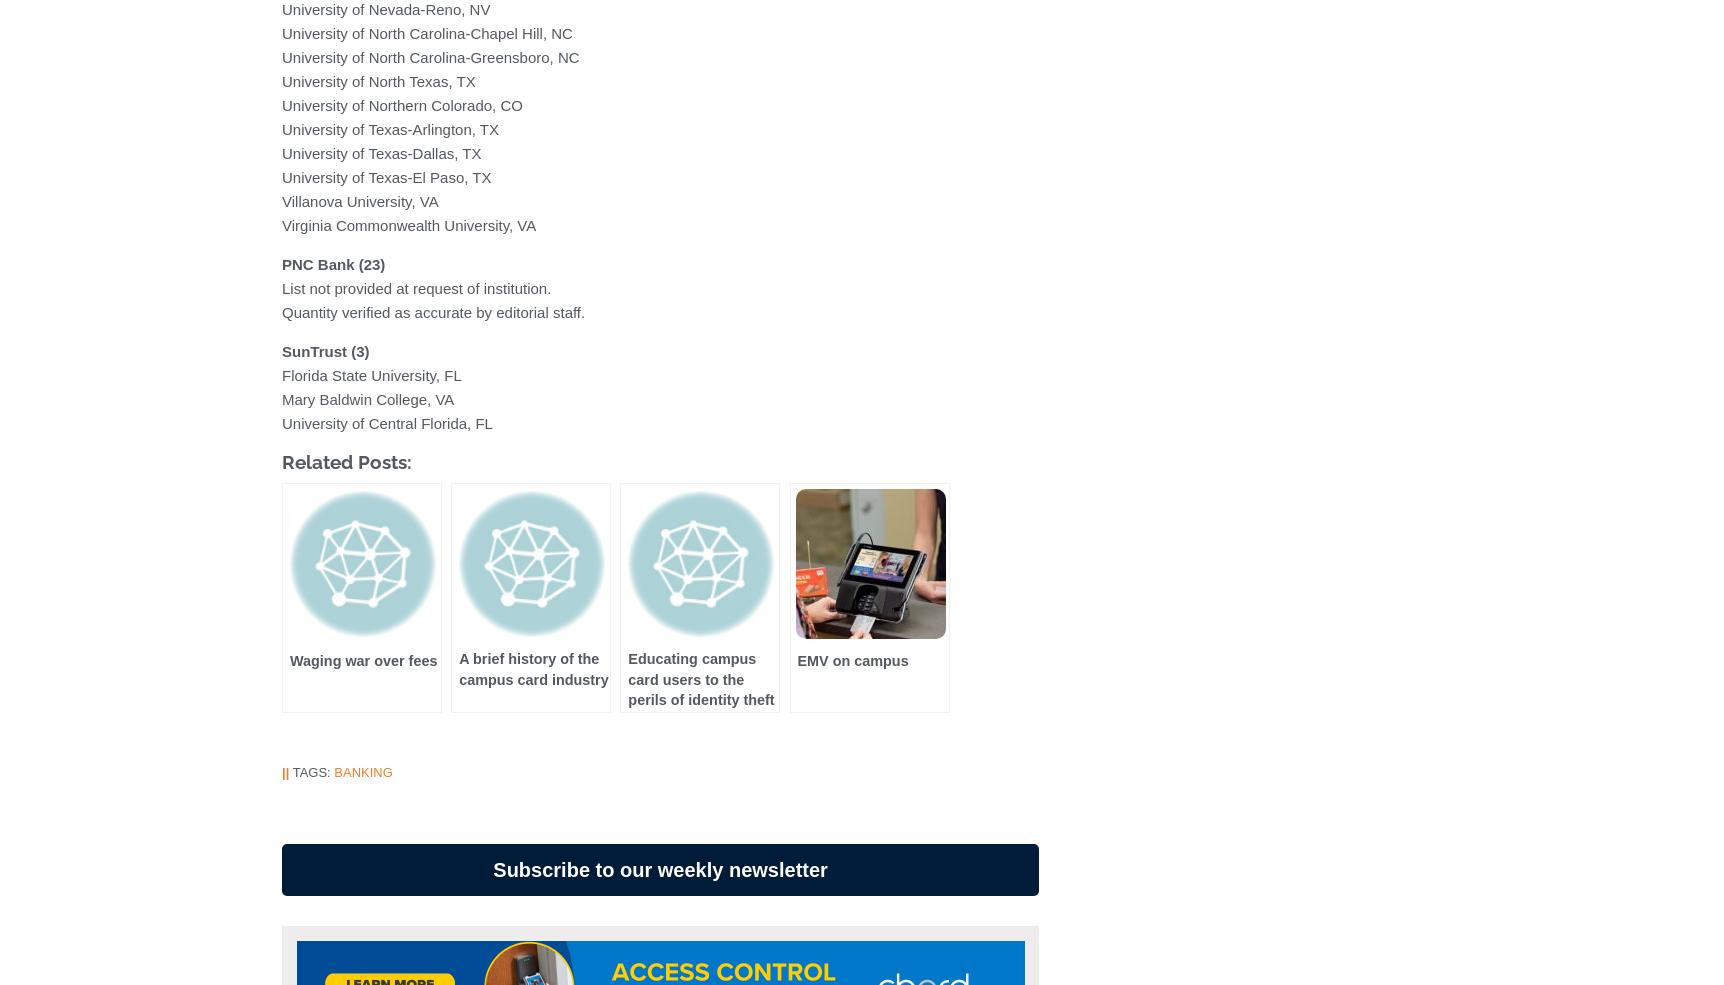 This screenshot has width=1724, height=985. What do you see at coordinates (699, 677) in the screenshot?
I see `'Educating campus card users to the perils of identity theft'` at bounding box center [699, 677].